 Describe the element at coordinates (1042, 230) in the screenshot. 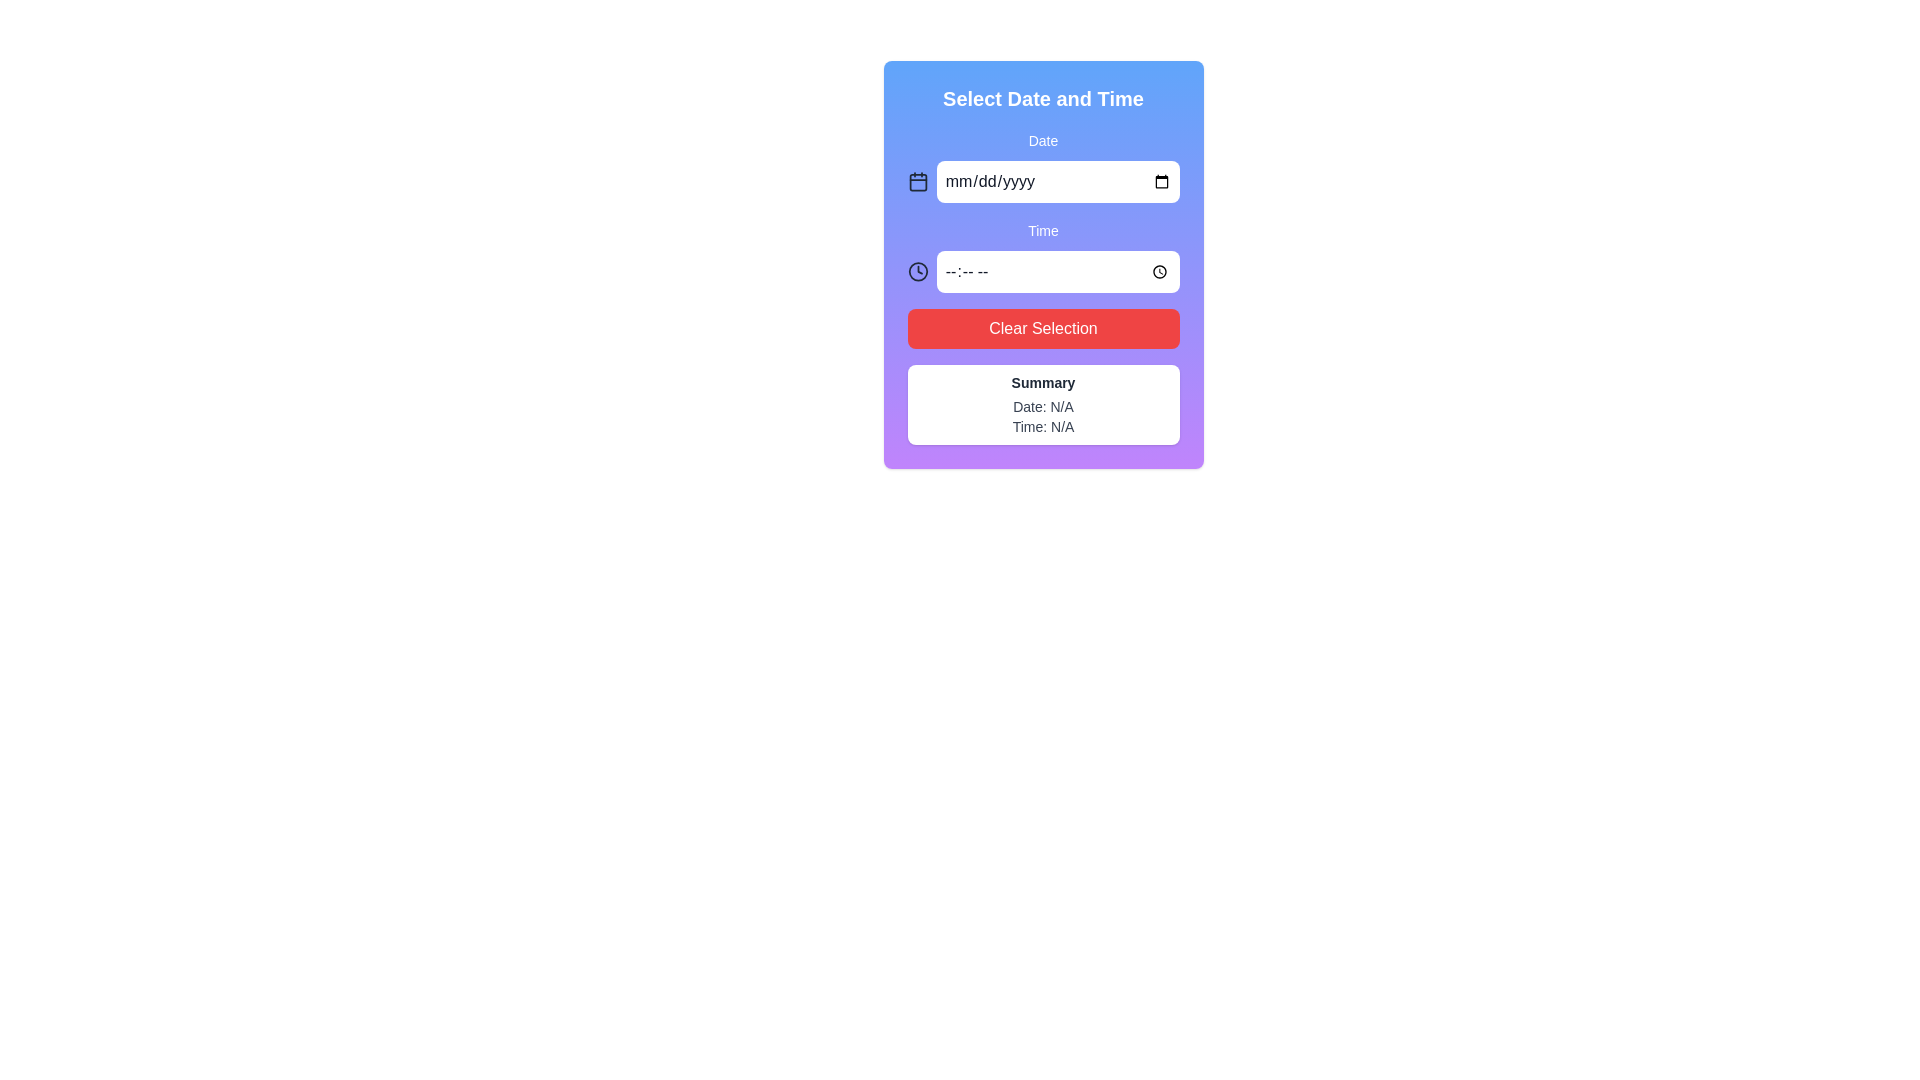

I see `the 'Time' label, which displays the text in white font on a blue background and is positioned above the time input field` at that location.